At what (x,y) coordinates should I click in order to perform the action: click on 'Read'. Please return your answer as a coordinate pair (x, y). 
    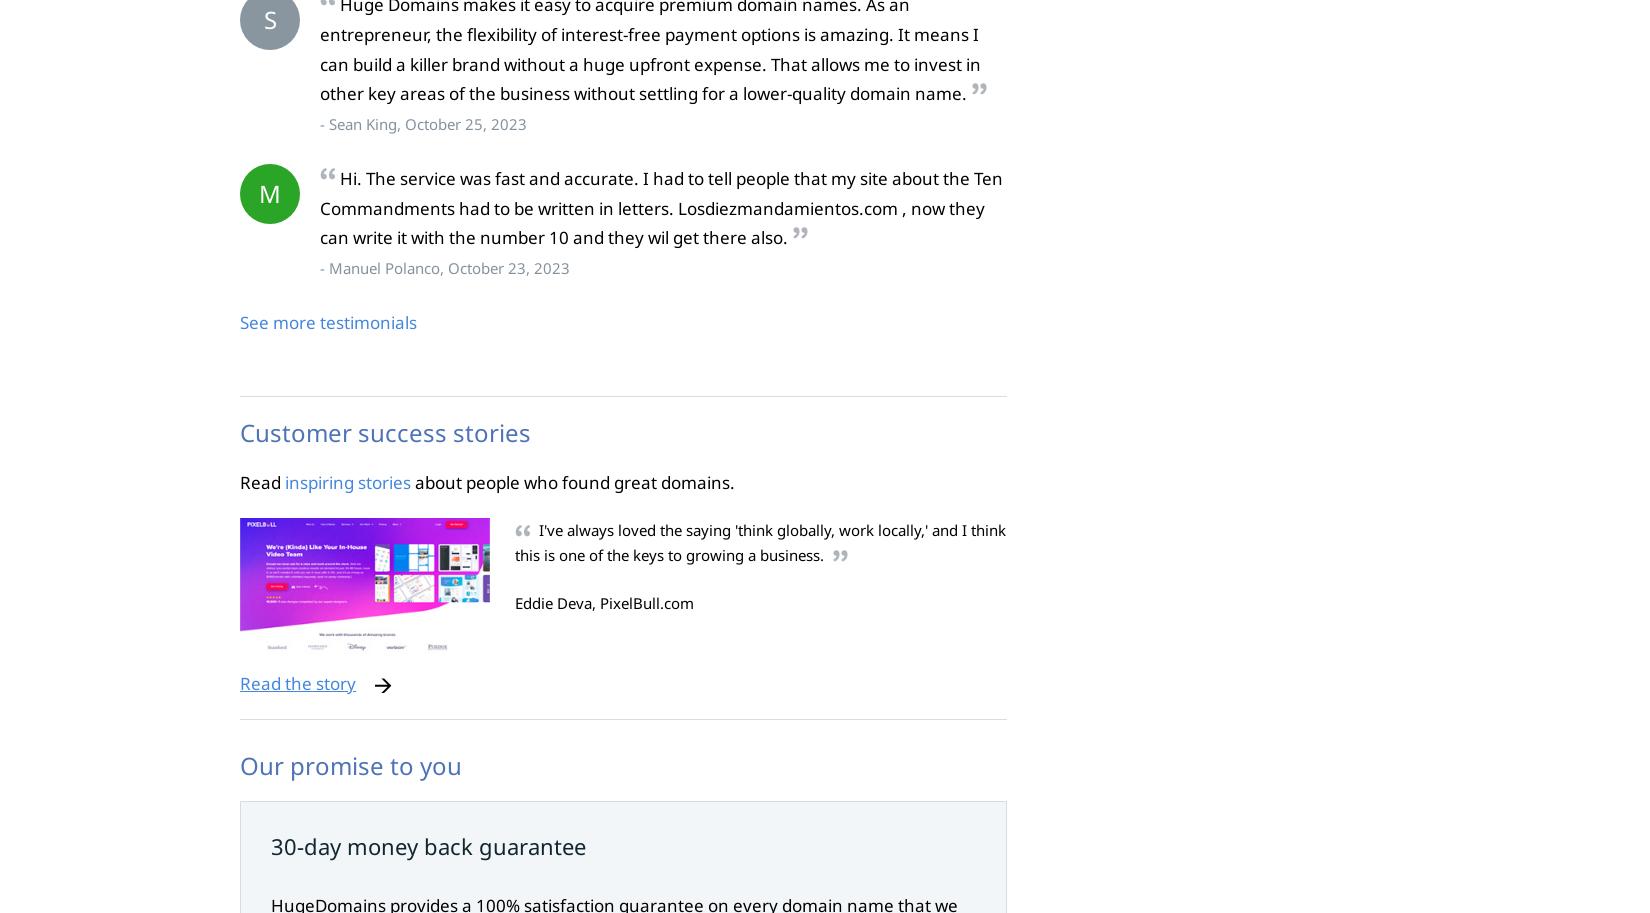
    Looking at the image, I should click on (262, 481).